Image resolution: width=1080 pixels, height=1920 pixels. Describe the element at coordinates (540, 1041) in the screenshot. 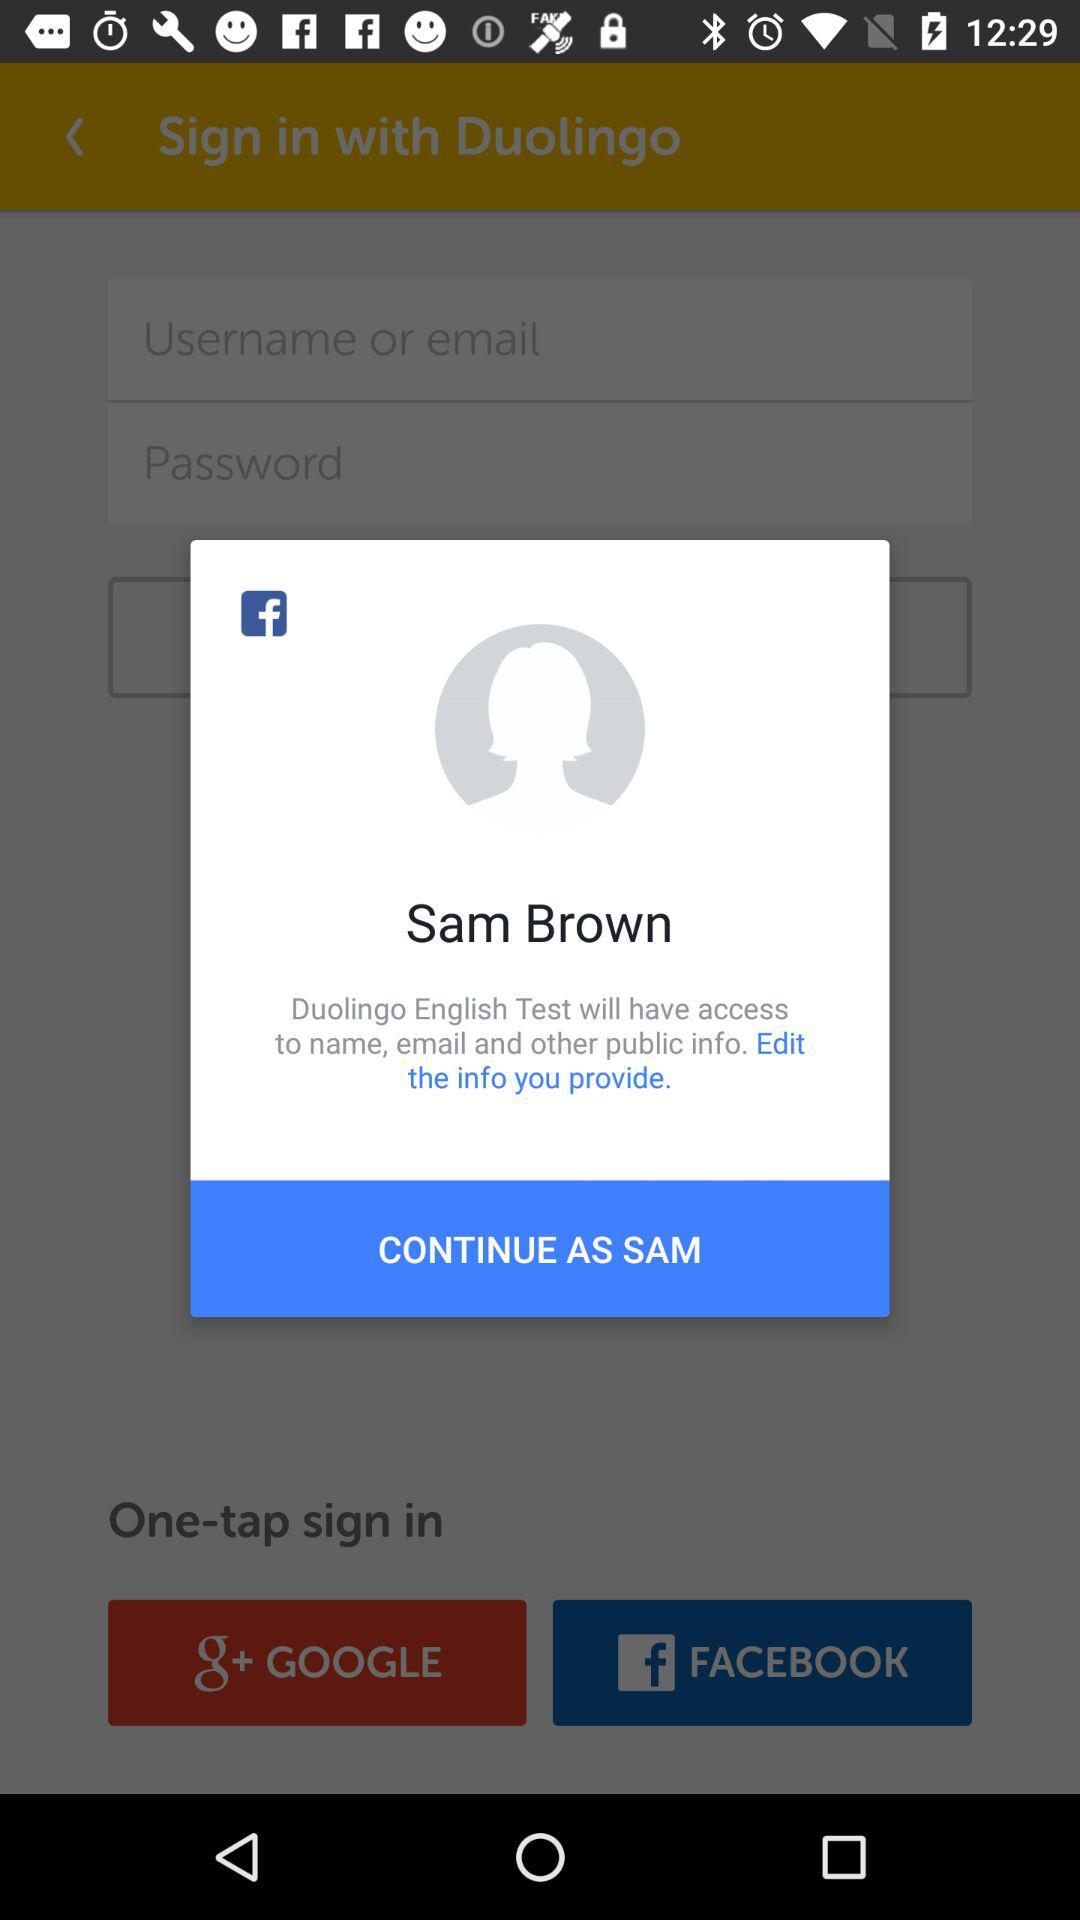

I see `item below sam brown icon` at that location.